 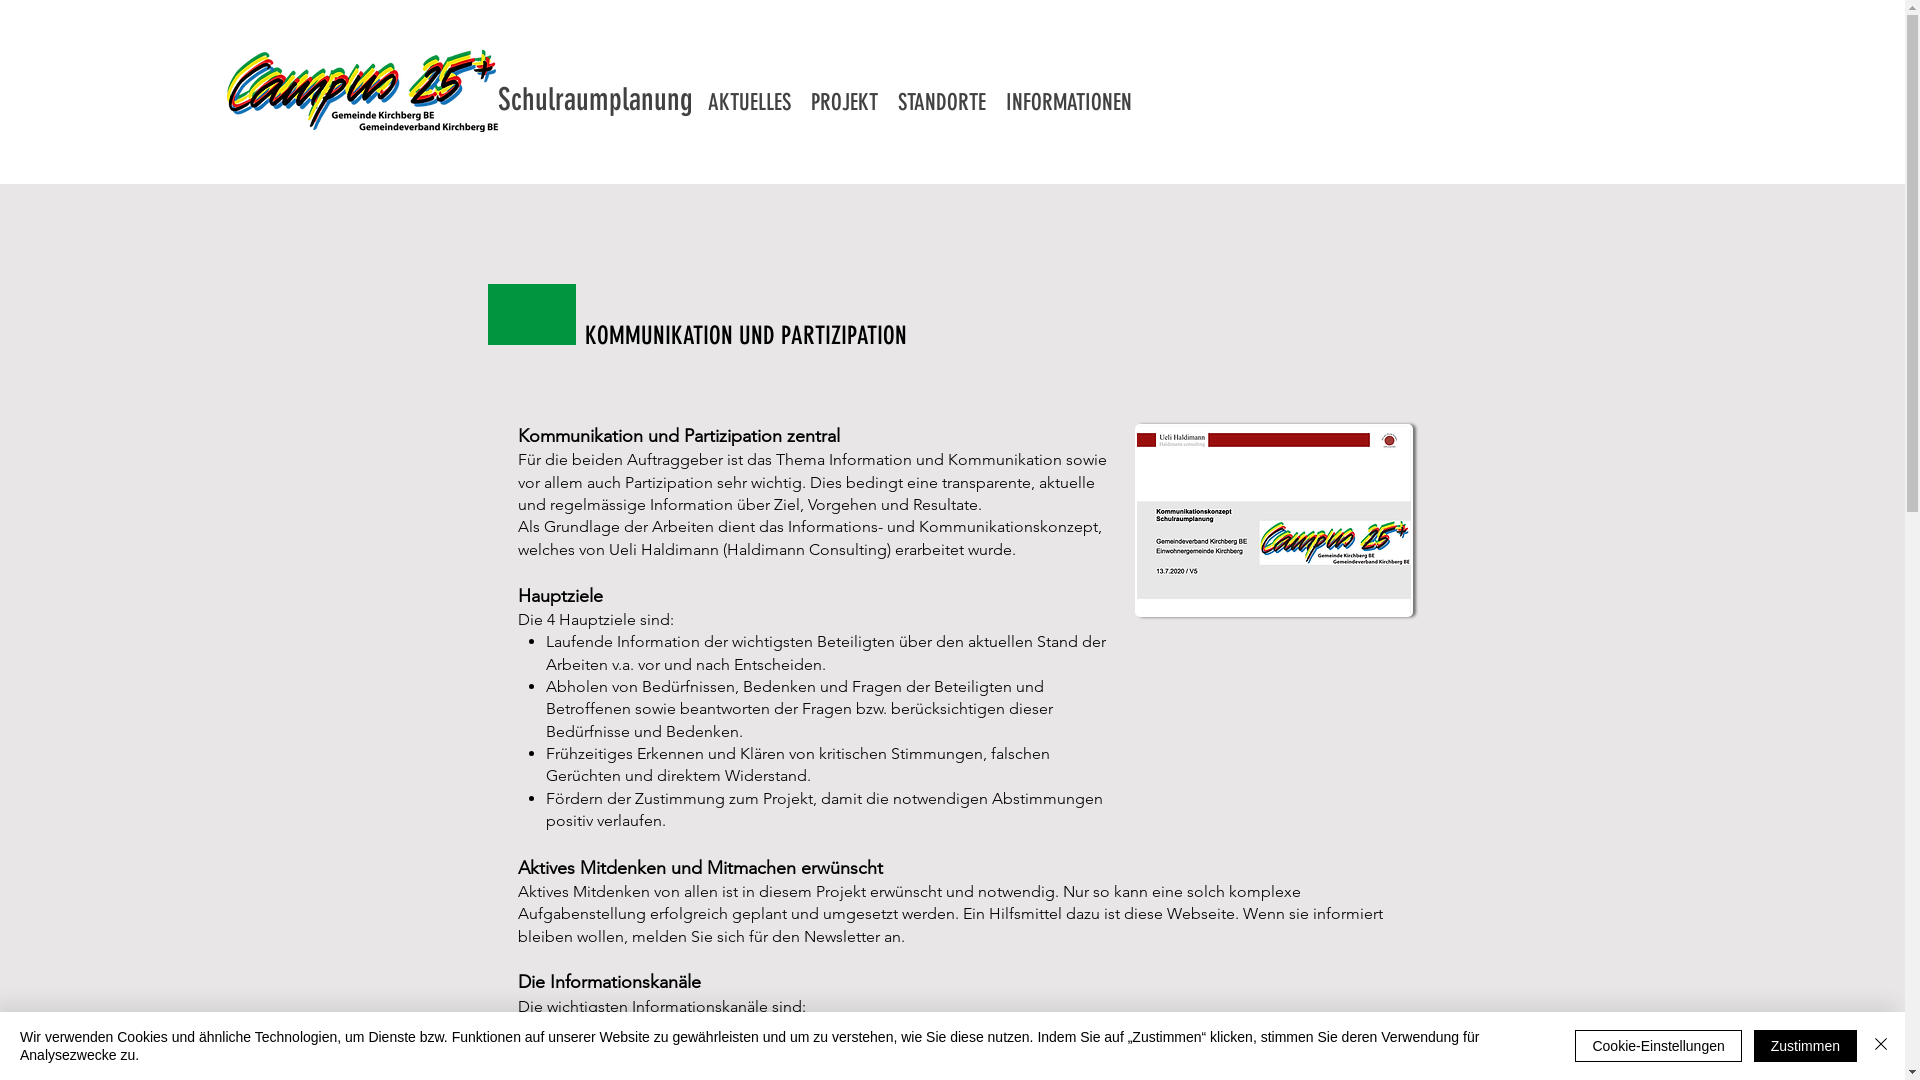 I want to click on 'PROJEKT', so click(x=843, y=102).